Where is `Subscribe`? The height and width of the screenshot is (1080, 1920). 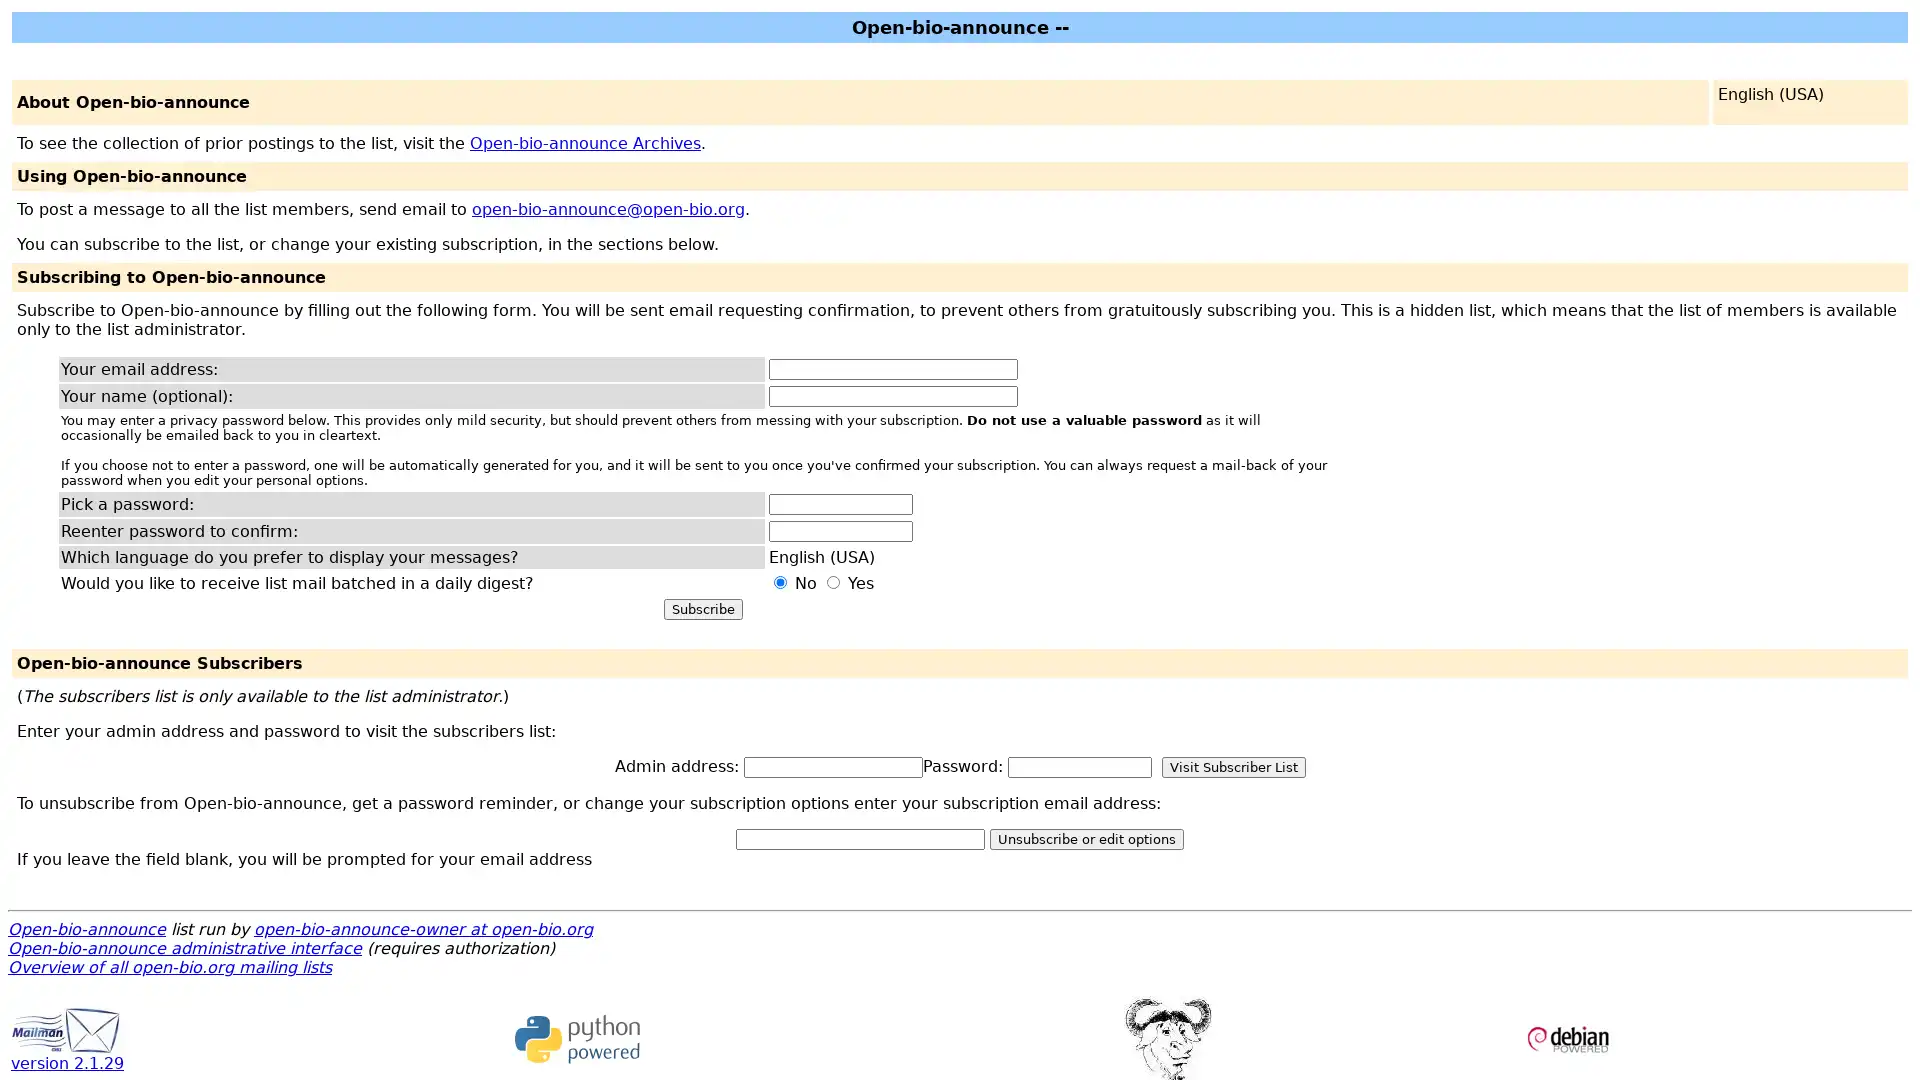 Subscribe is located at coordinates (702, 608).